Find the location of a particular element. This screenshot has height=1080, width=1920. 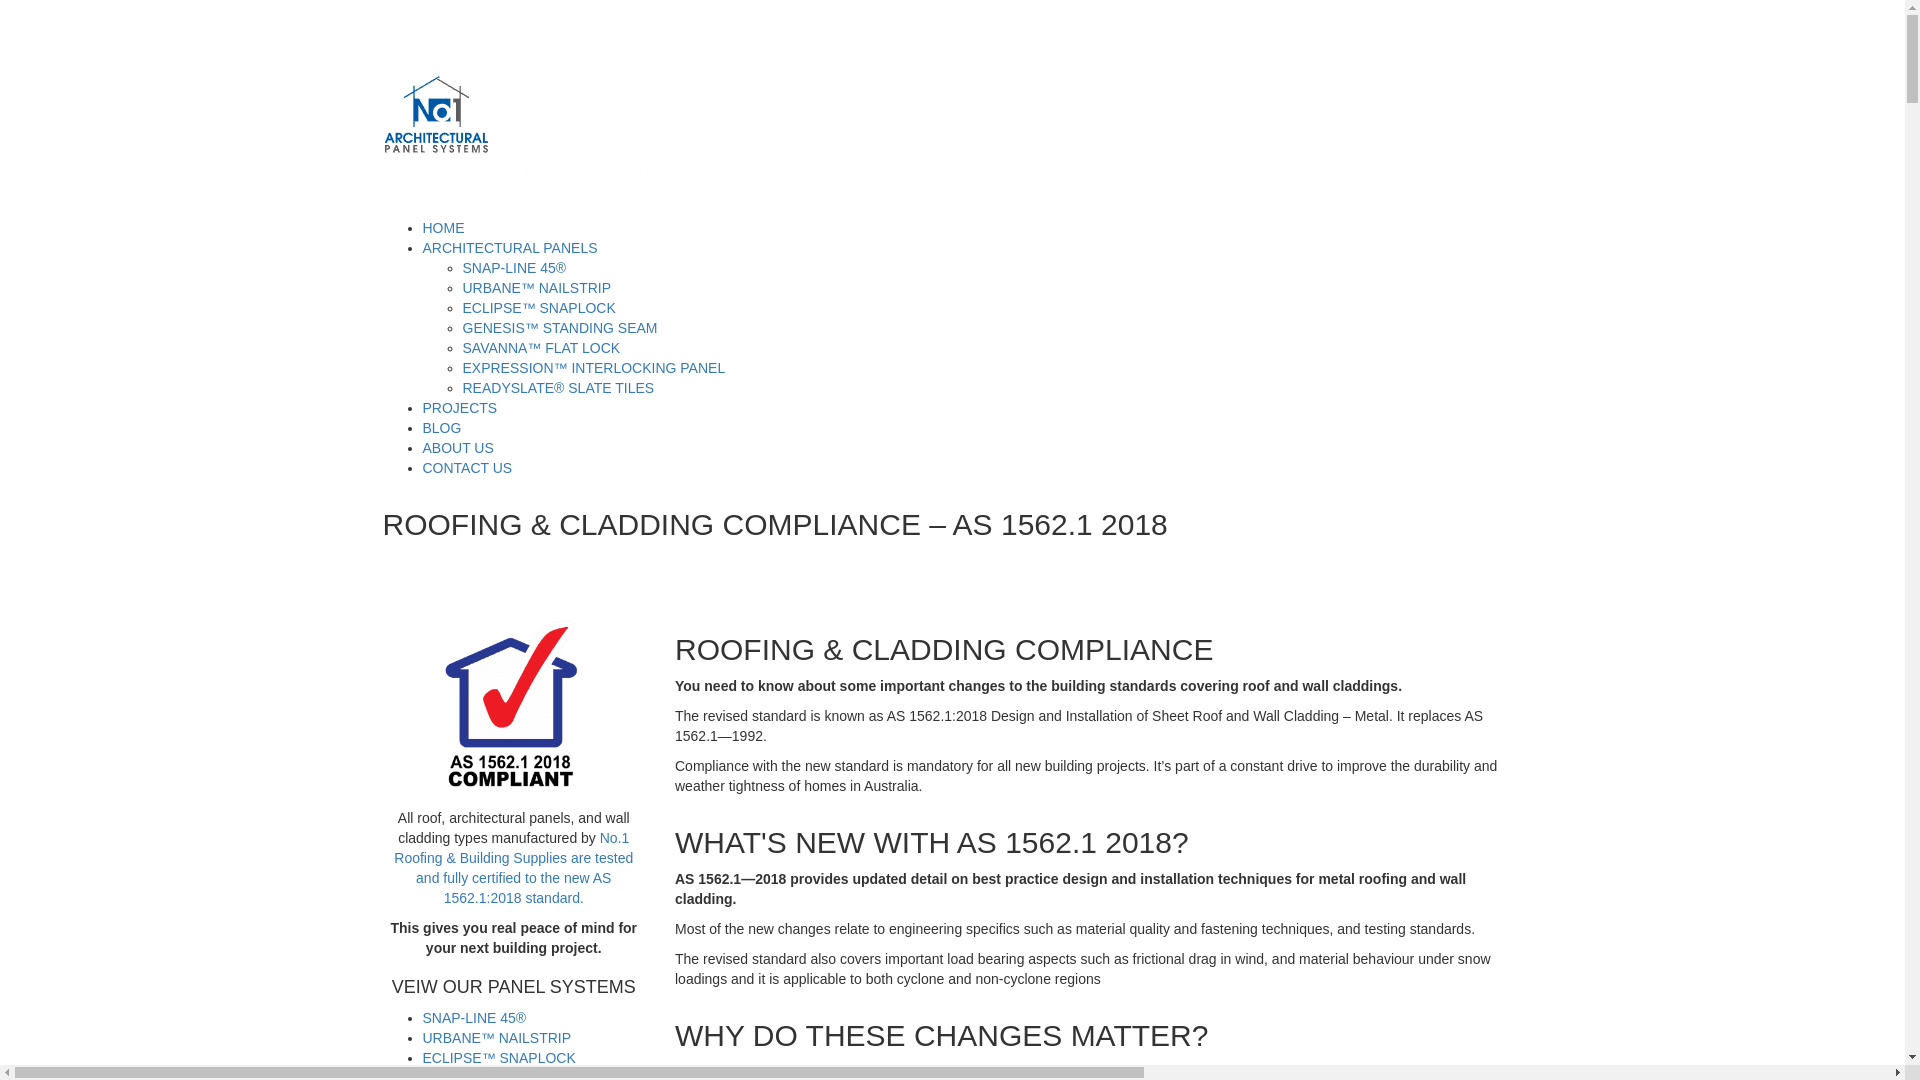

'BLOG' is located at coordinates (440, 427).